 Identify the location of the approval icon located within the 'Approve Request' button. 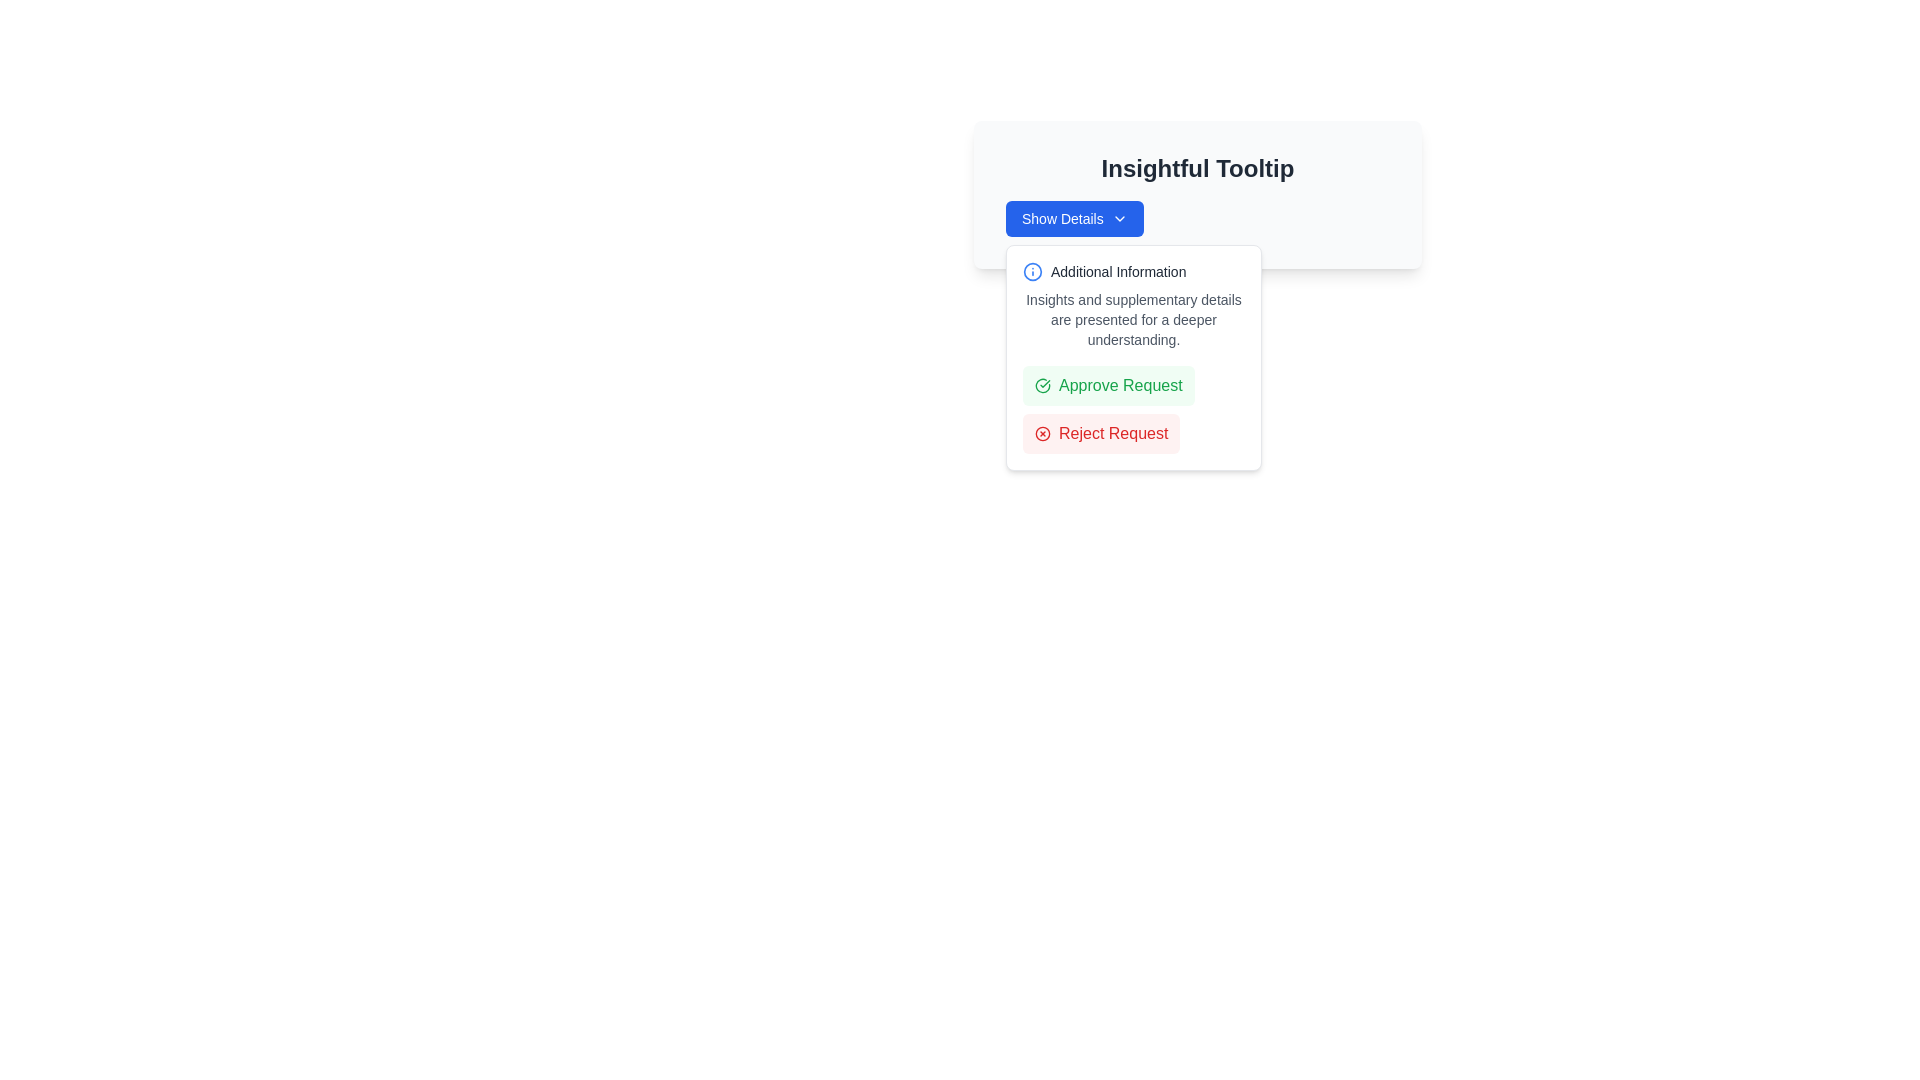
(1041, 385).